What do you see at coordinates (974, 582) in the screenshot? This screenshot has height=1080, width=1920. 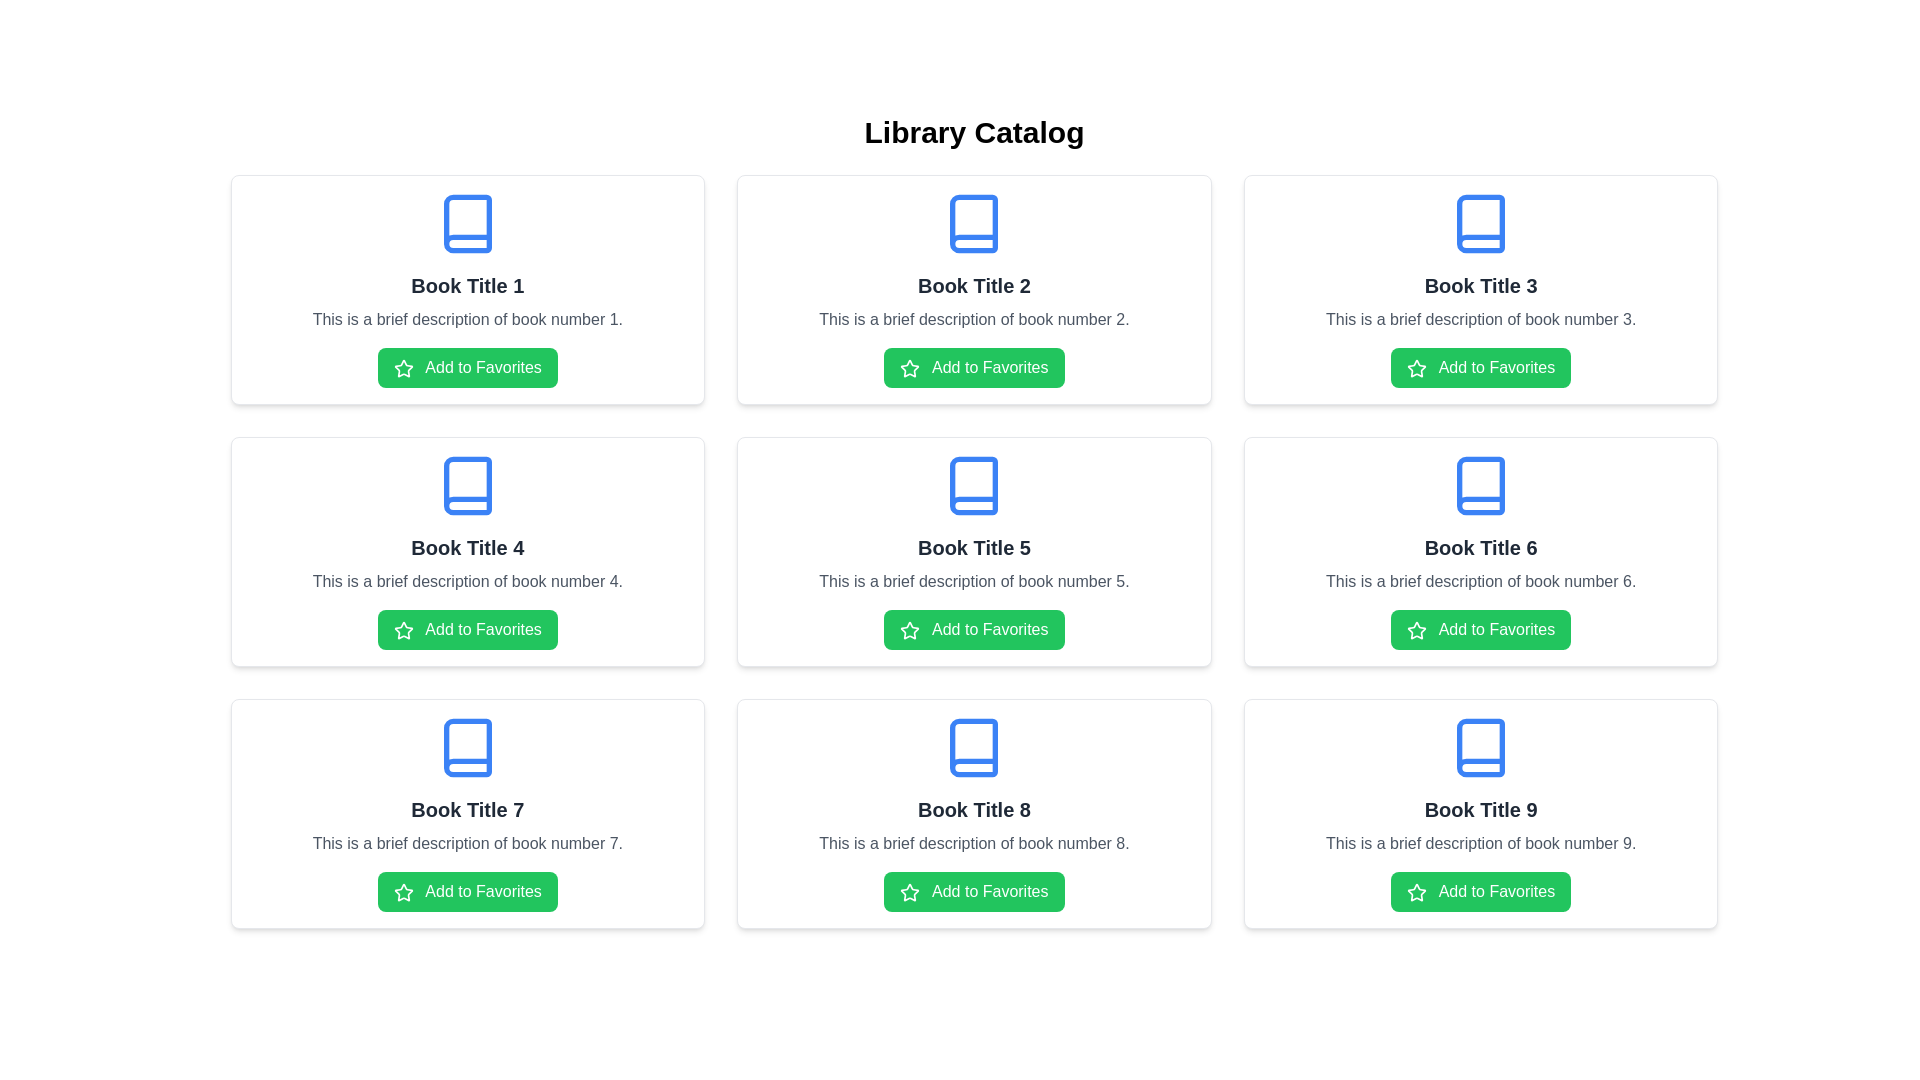 I see `the text label styled with gray font color that contains the text 'This is a brief description of book number 5.' located within the card presenting 'Book Title 5.'` at bounding box center [974, 582].